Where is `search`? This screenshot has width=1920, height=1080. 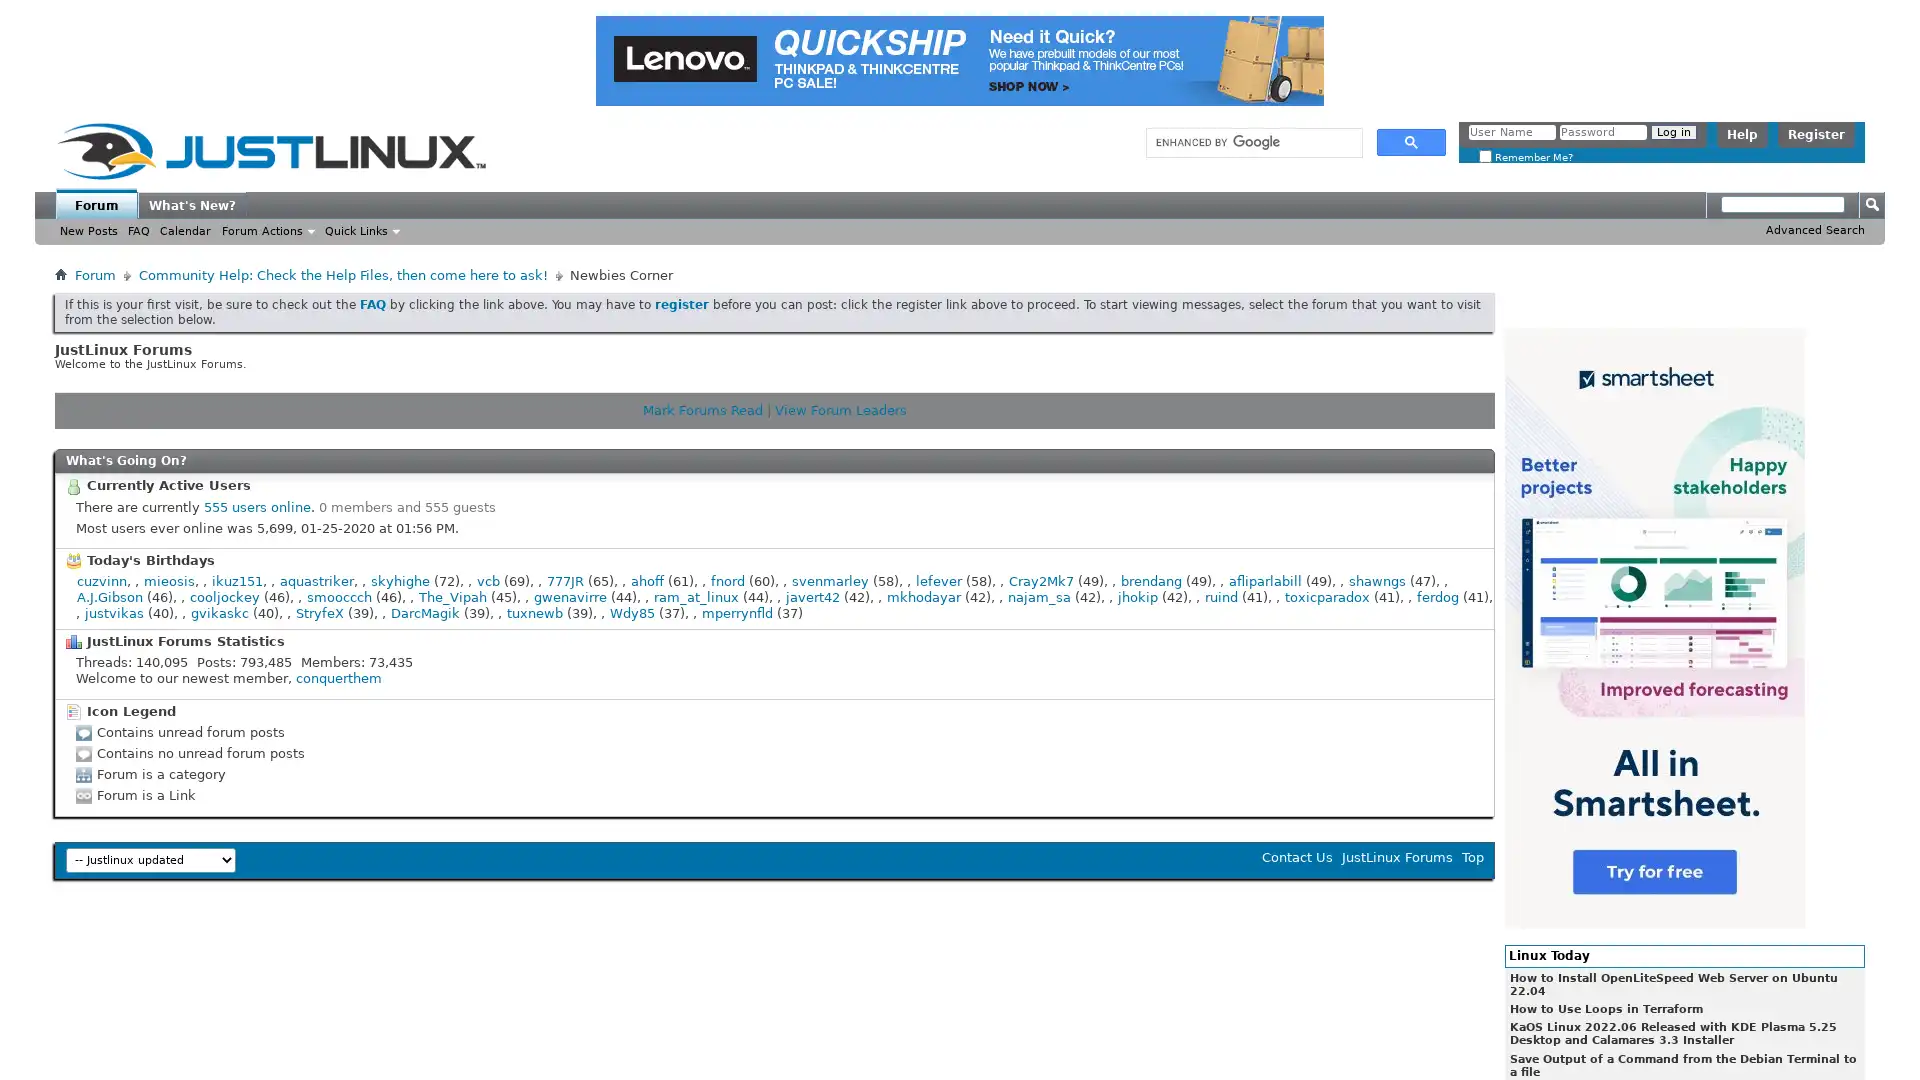
search is located at coordinates (1410, 141).